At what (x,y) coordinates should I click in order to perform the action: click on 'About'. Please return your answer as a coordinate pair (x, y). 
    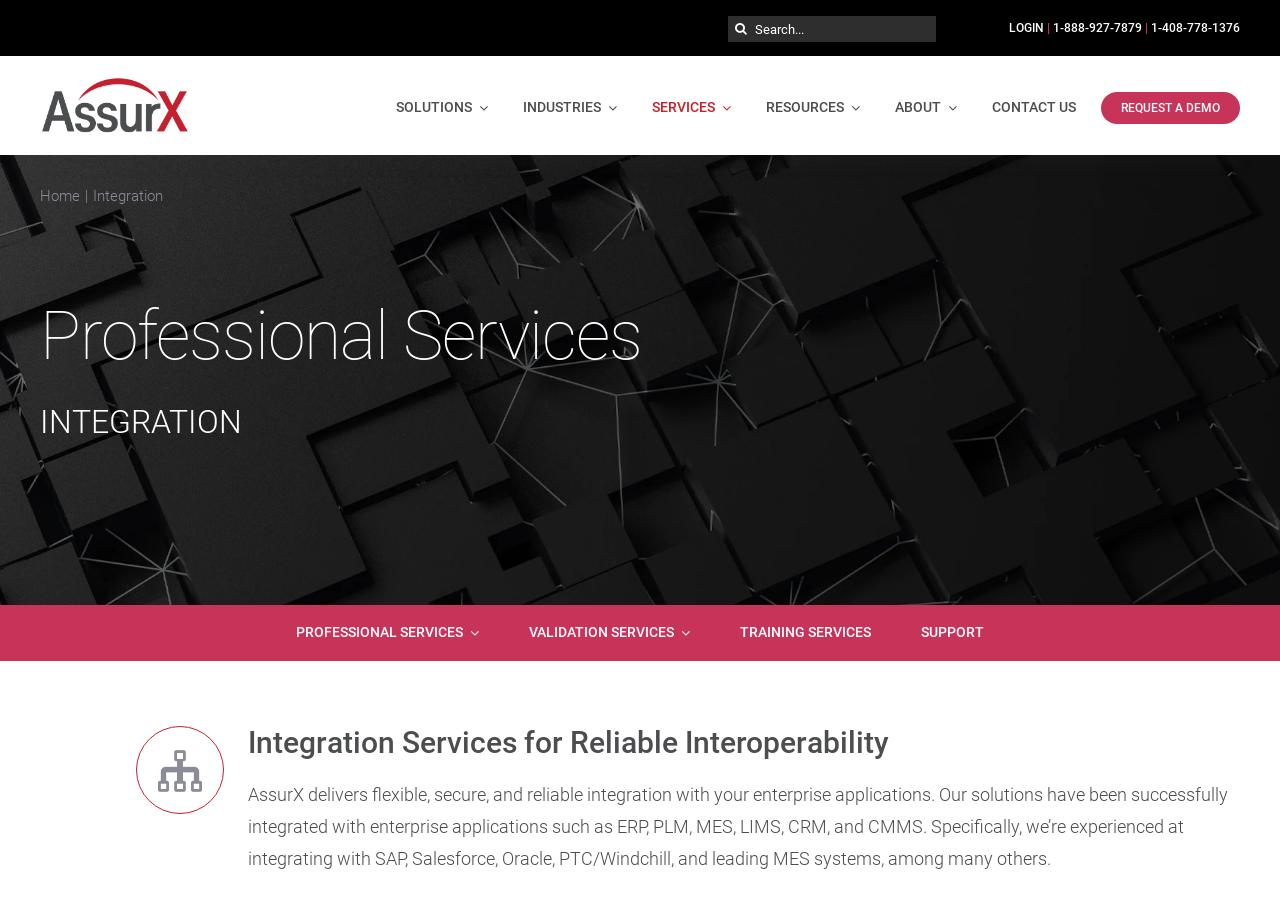
    Looking at the image, I should click on (917, 106).